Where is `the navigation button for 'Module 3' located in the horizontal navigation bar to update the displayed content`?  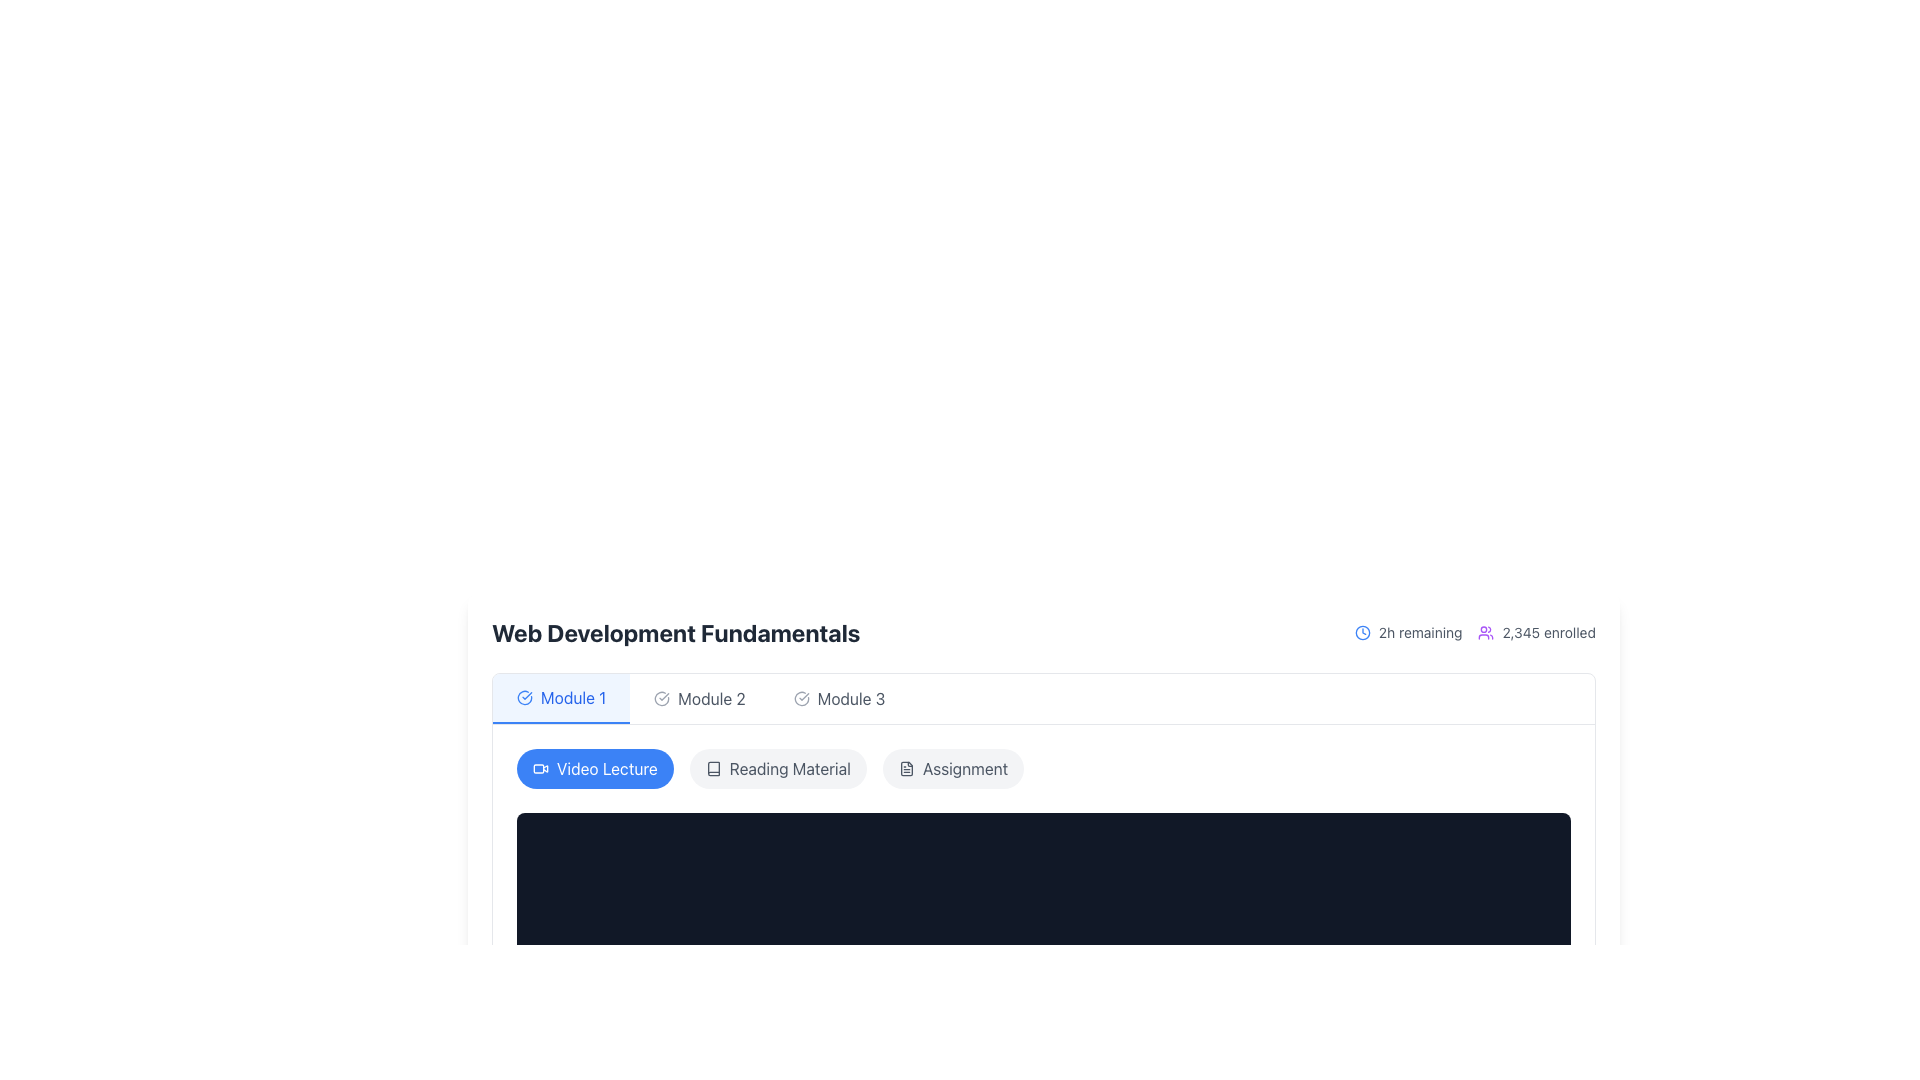 the navigation button for 'Module 3' located in the horizontal navigation bar to update the displayed content is located at coordinates (839, 697).